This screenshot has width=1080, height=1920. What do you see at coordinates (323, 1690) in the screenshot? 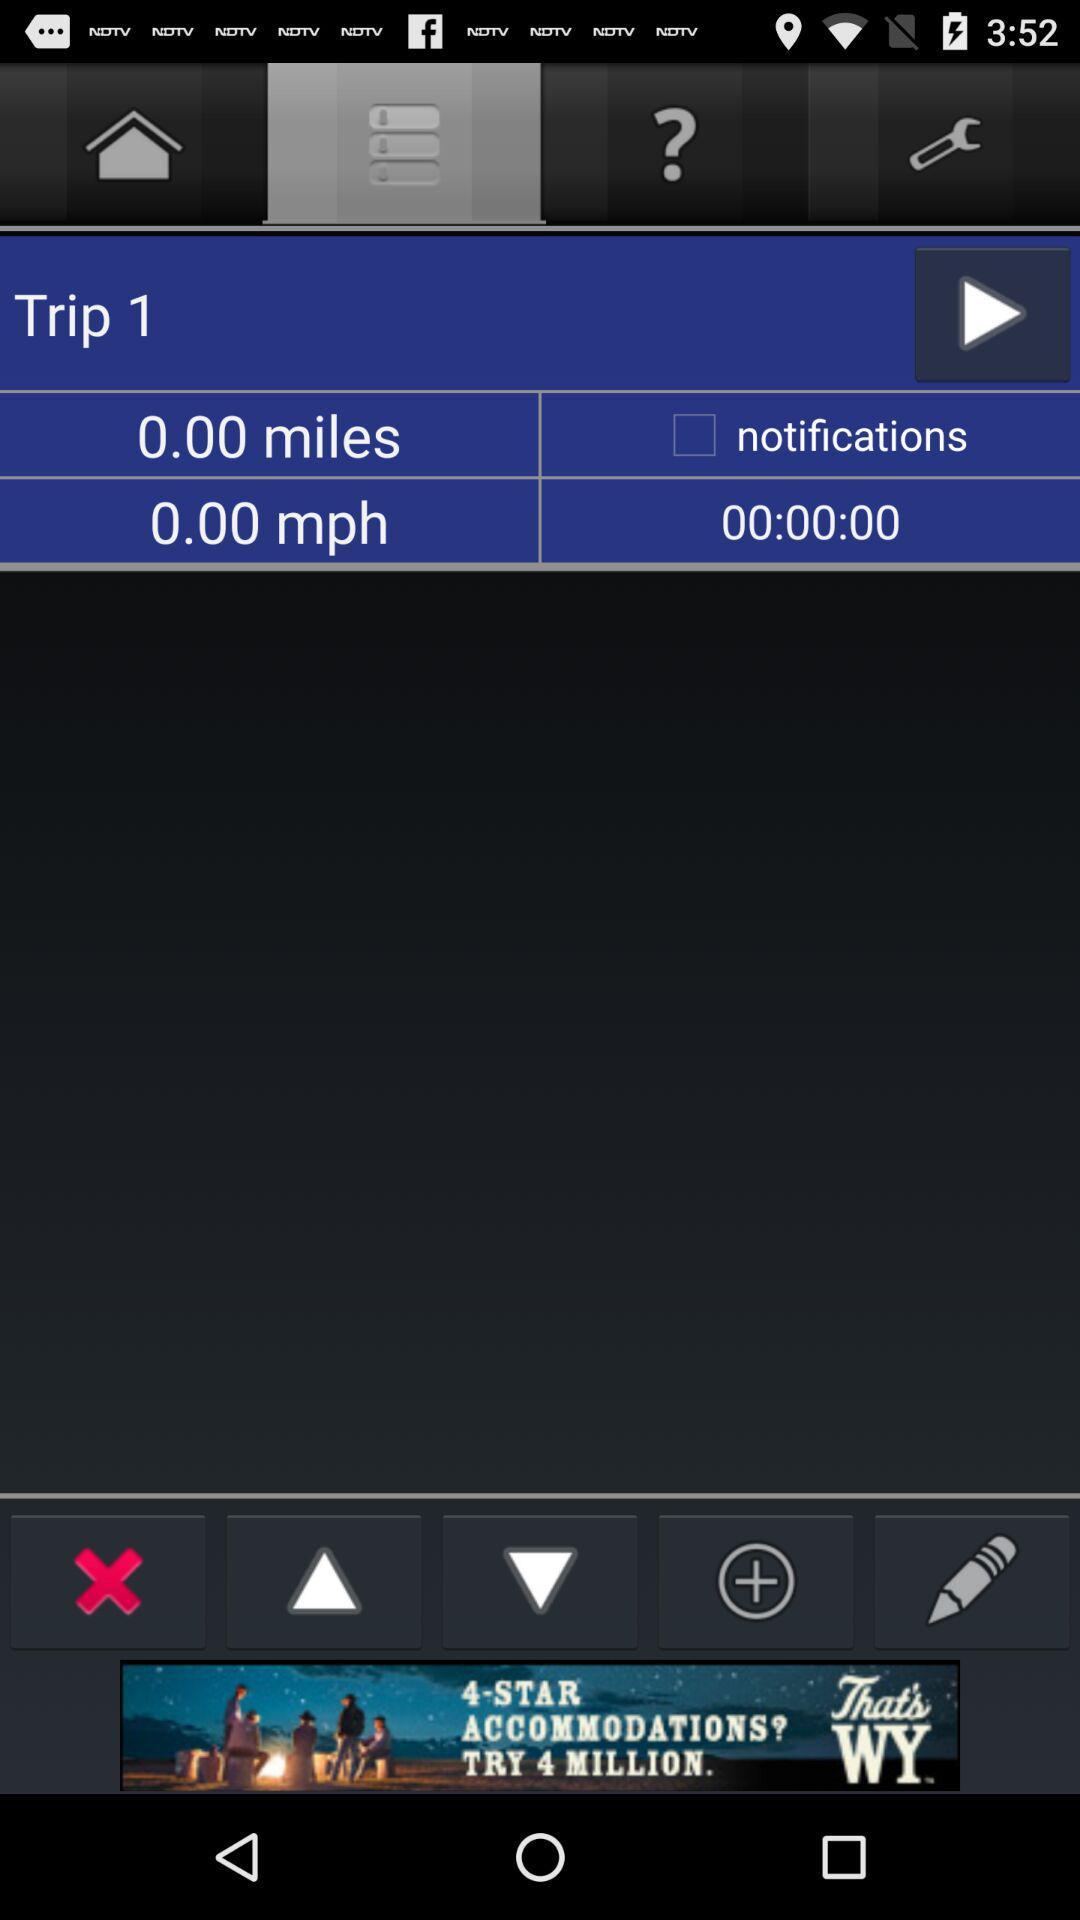
I see `the arrow_upward icon` at bounding box center [323, 1690].